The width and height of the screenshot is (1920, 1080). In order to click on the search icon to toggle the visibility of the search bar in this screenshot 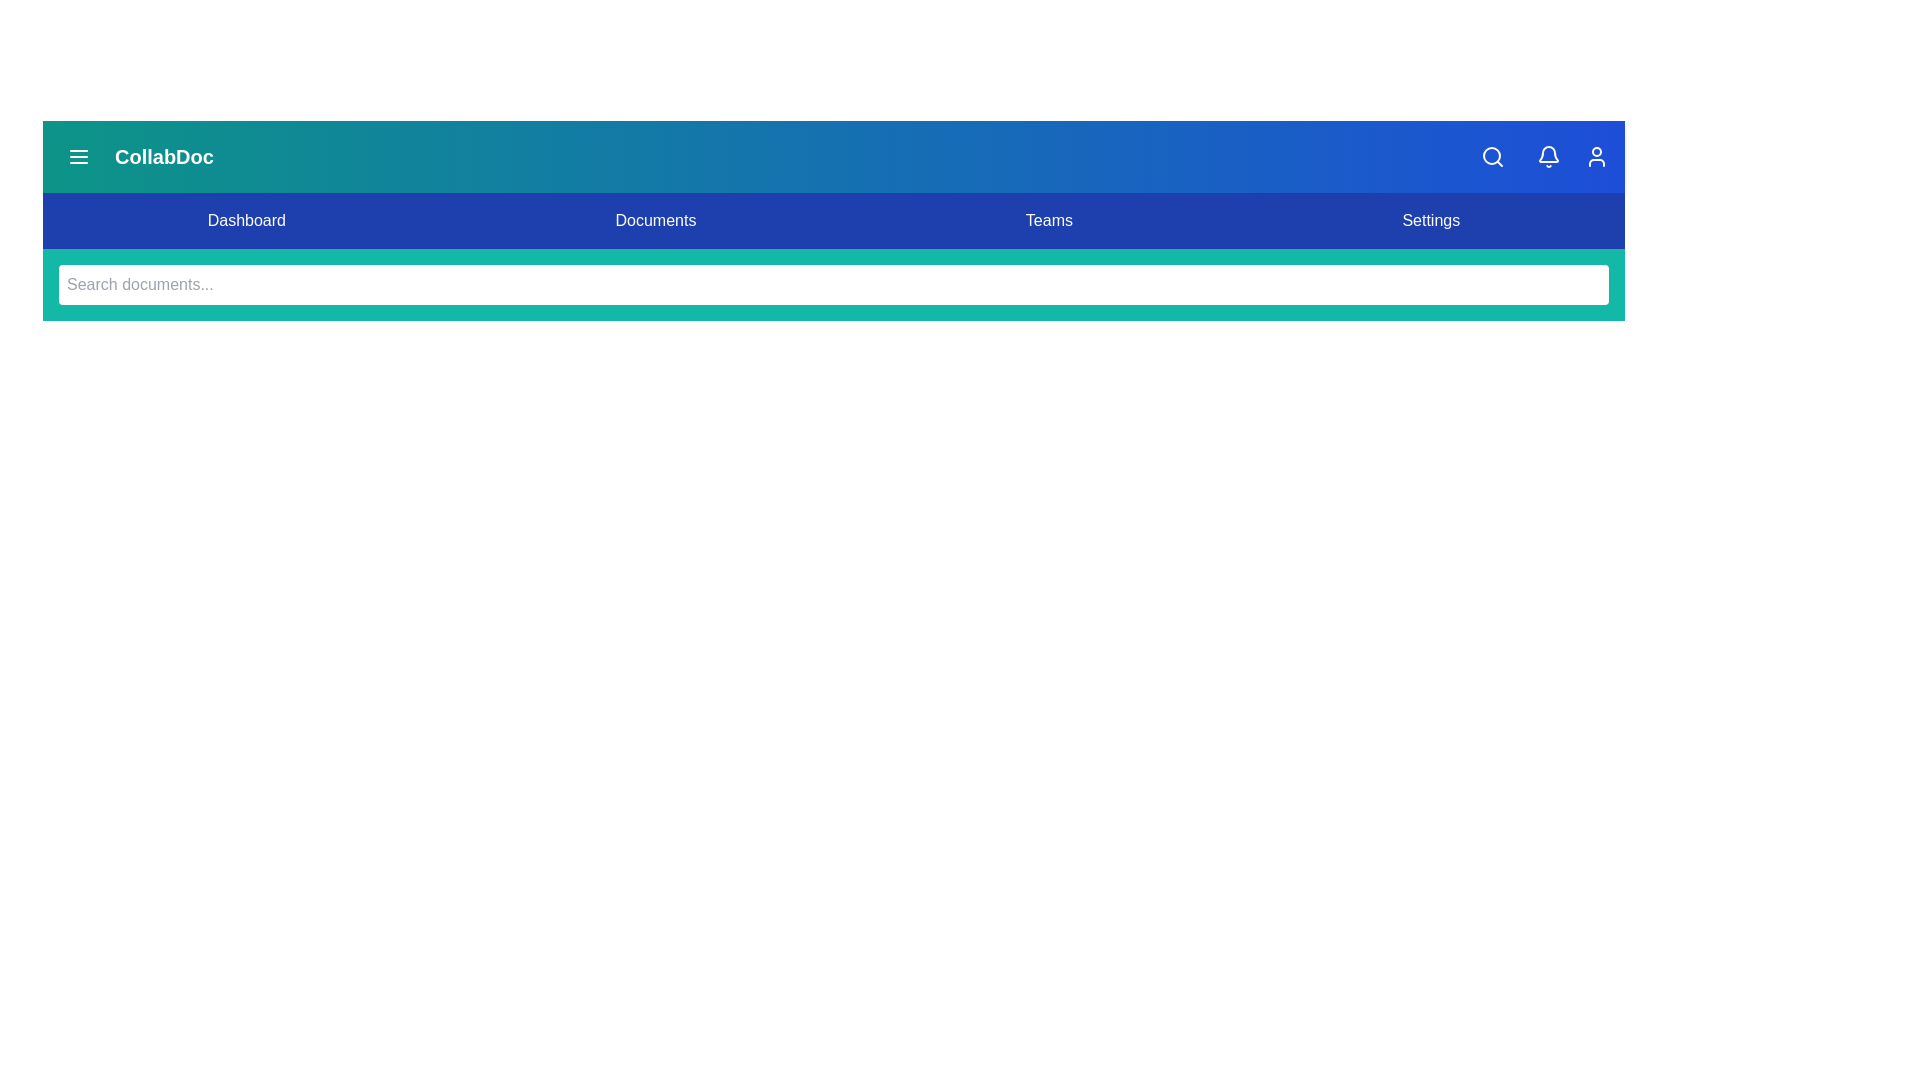, I will do `click(1492, 156)`.